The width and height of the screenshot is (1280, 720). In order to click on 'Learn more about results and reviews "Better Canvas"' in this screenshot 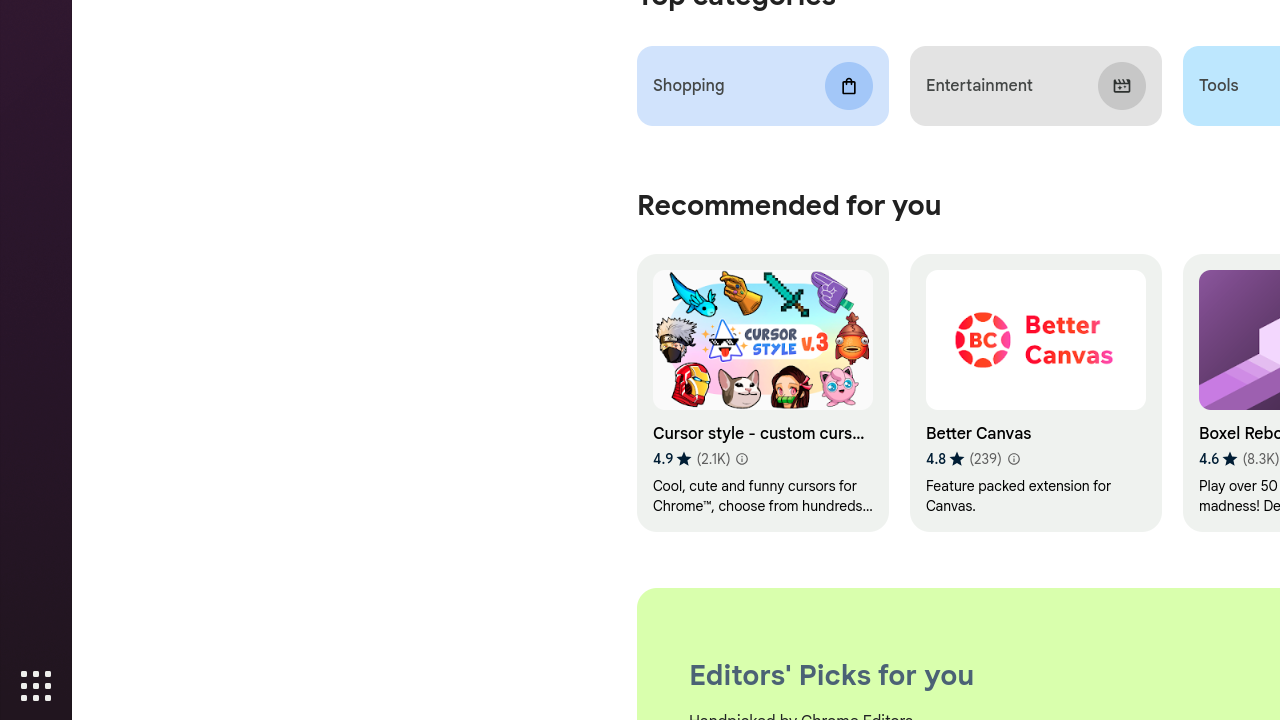, I will do `click(1012, 459)`.